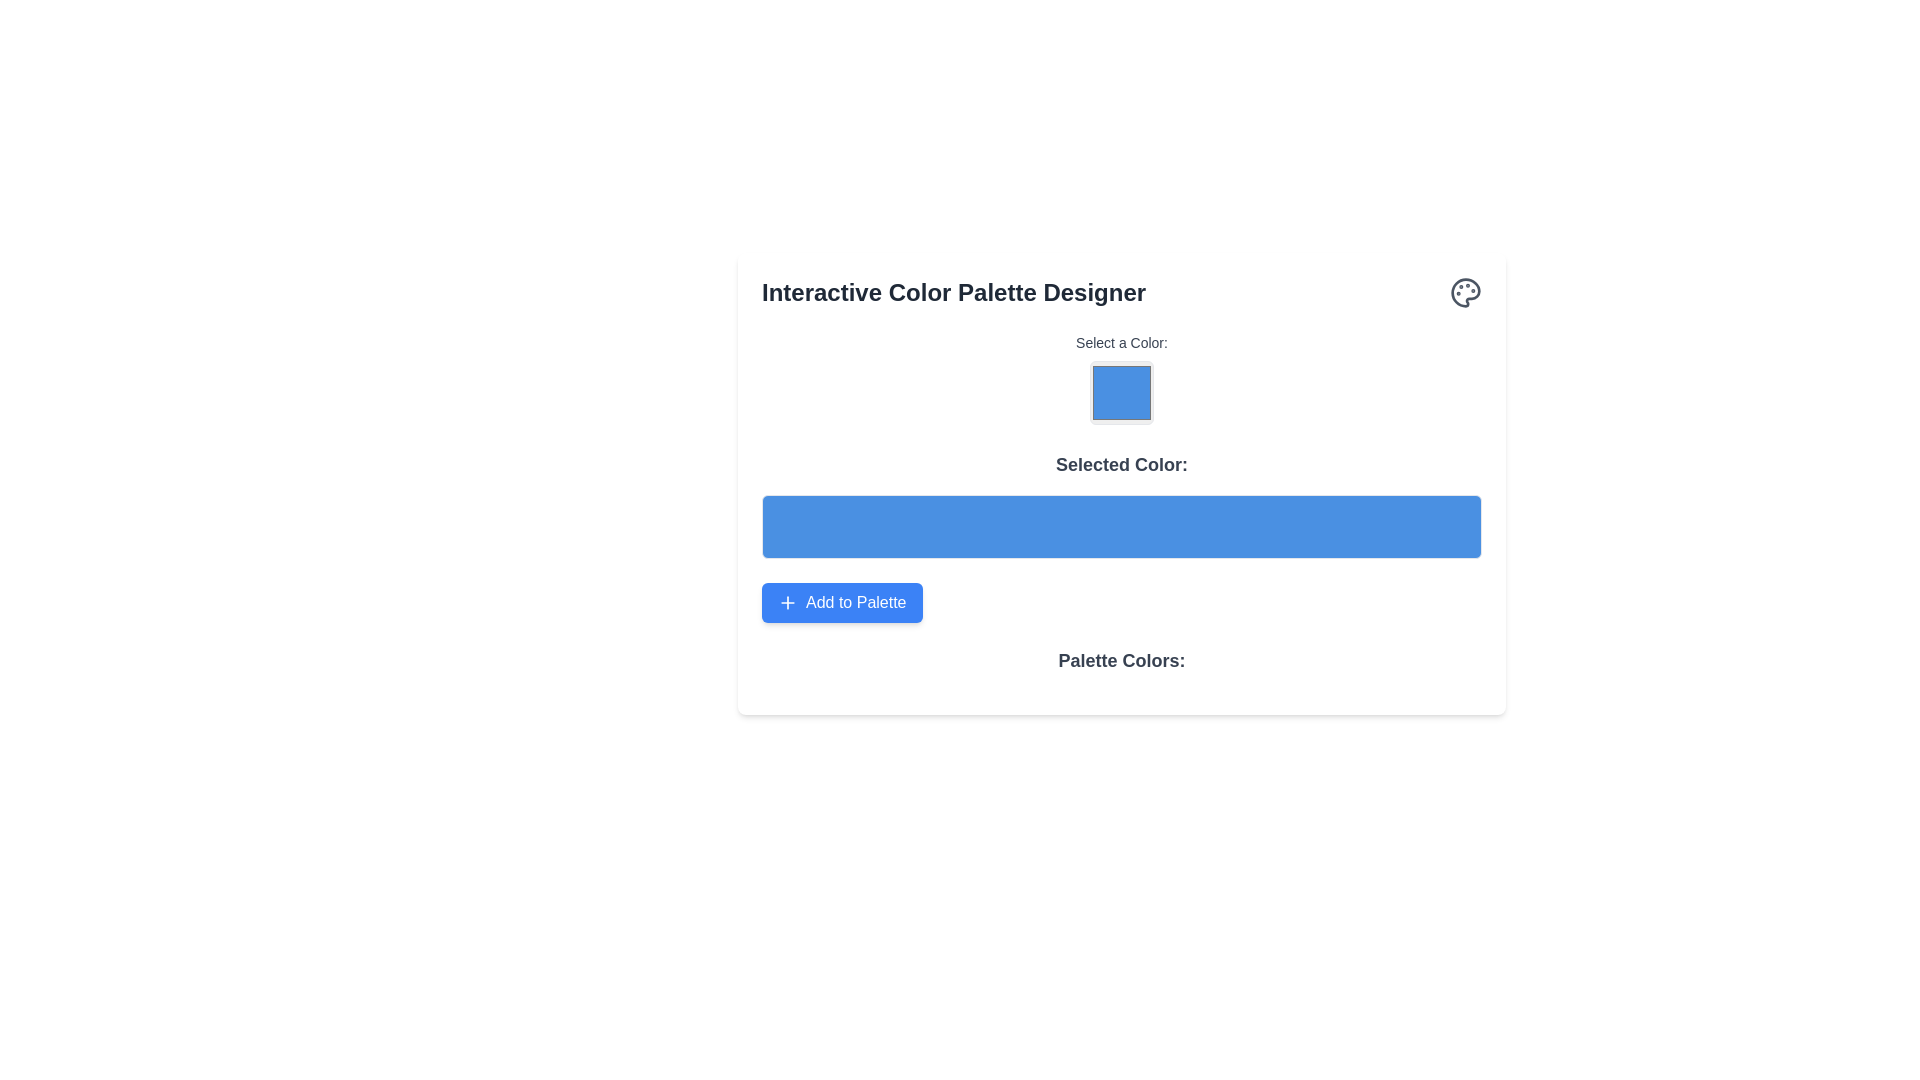  Describe the element at coordinates (1122, 668) in the screenshot. I see `the text label that serves as a header for the palette section, located below the 'Add to Palette' button` at that location.